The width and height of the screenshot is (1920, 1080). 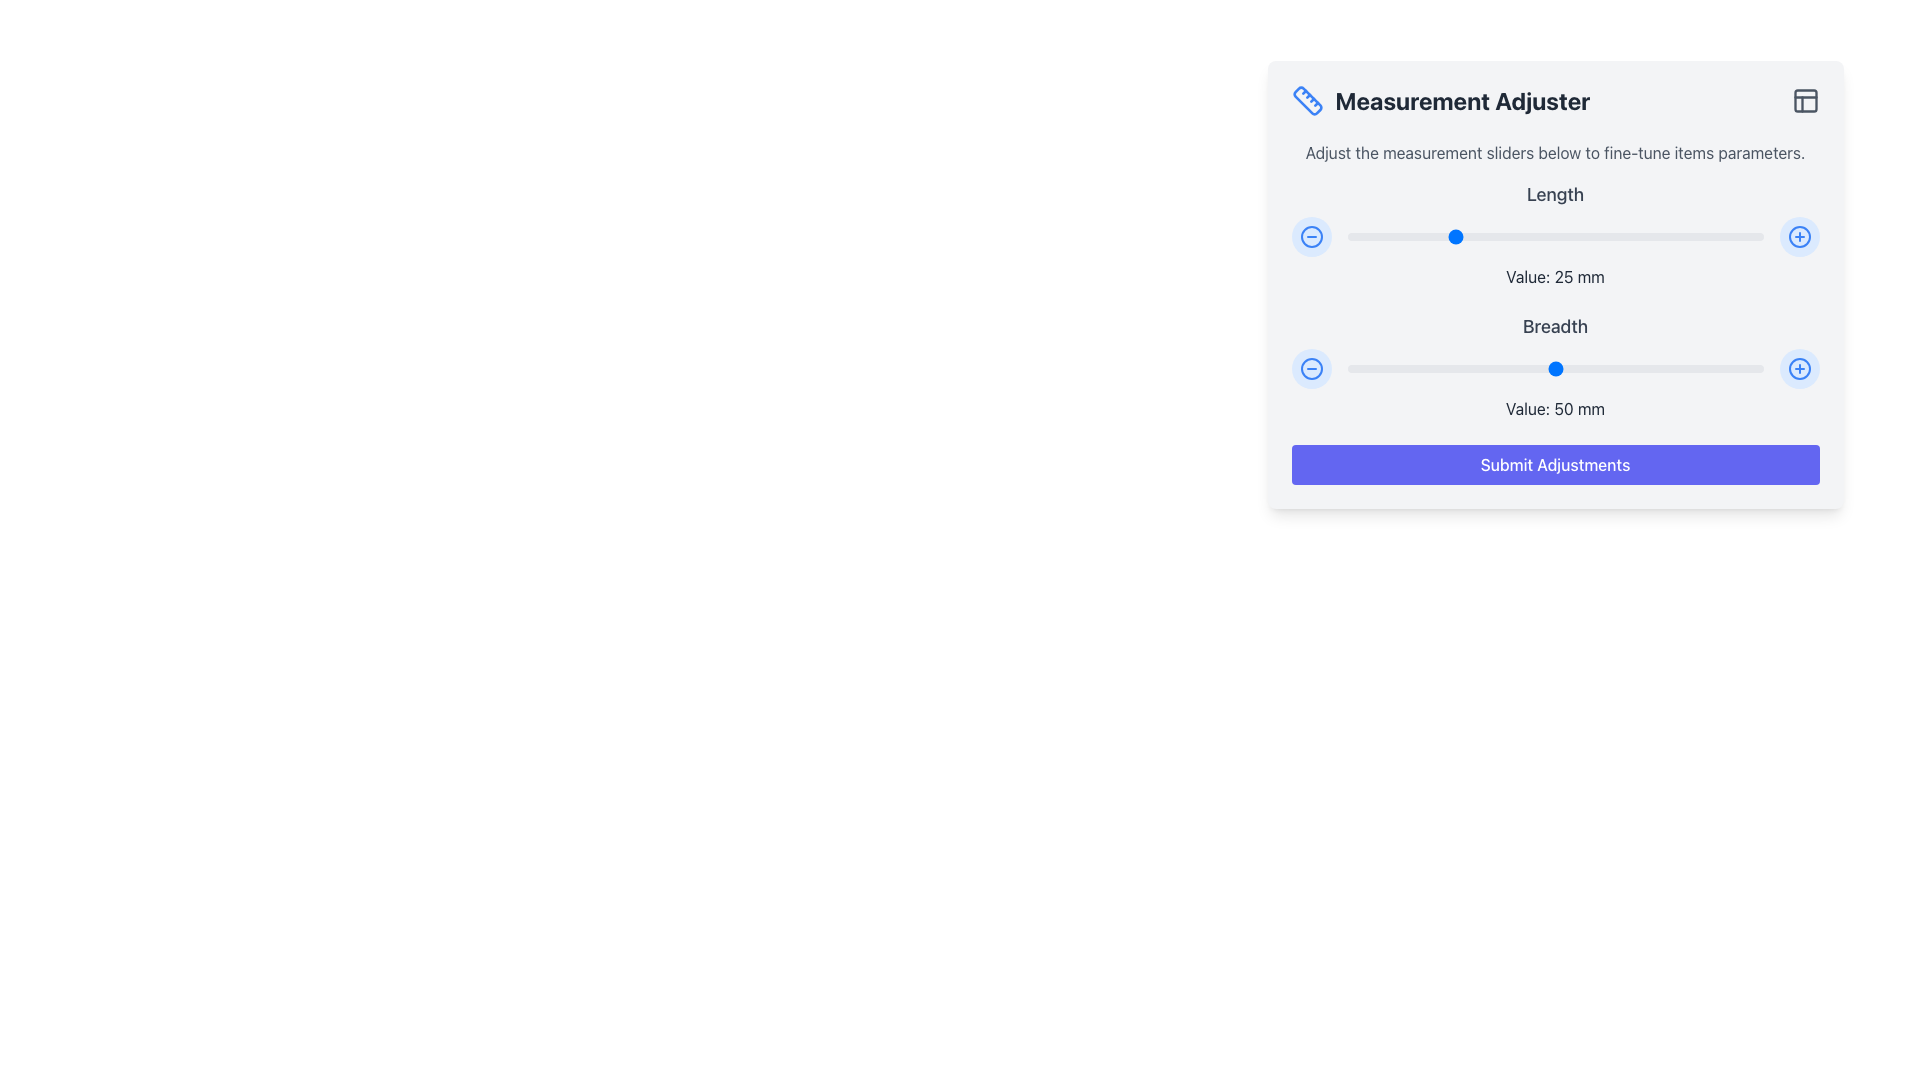 What do you see at coordinates (1554, 465) in the screenshot?
I see `the 'Submit Adjustments' button located at the bottom of the 'Measurement Adjuster' panel to observe the hover effects` at bounding box center [1554, 465].